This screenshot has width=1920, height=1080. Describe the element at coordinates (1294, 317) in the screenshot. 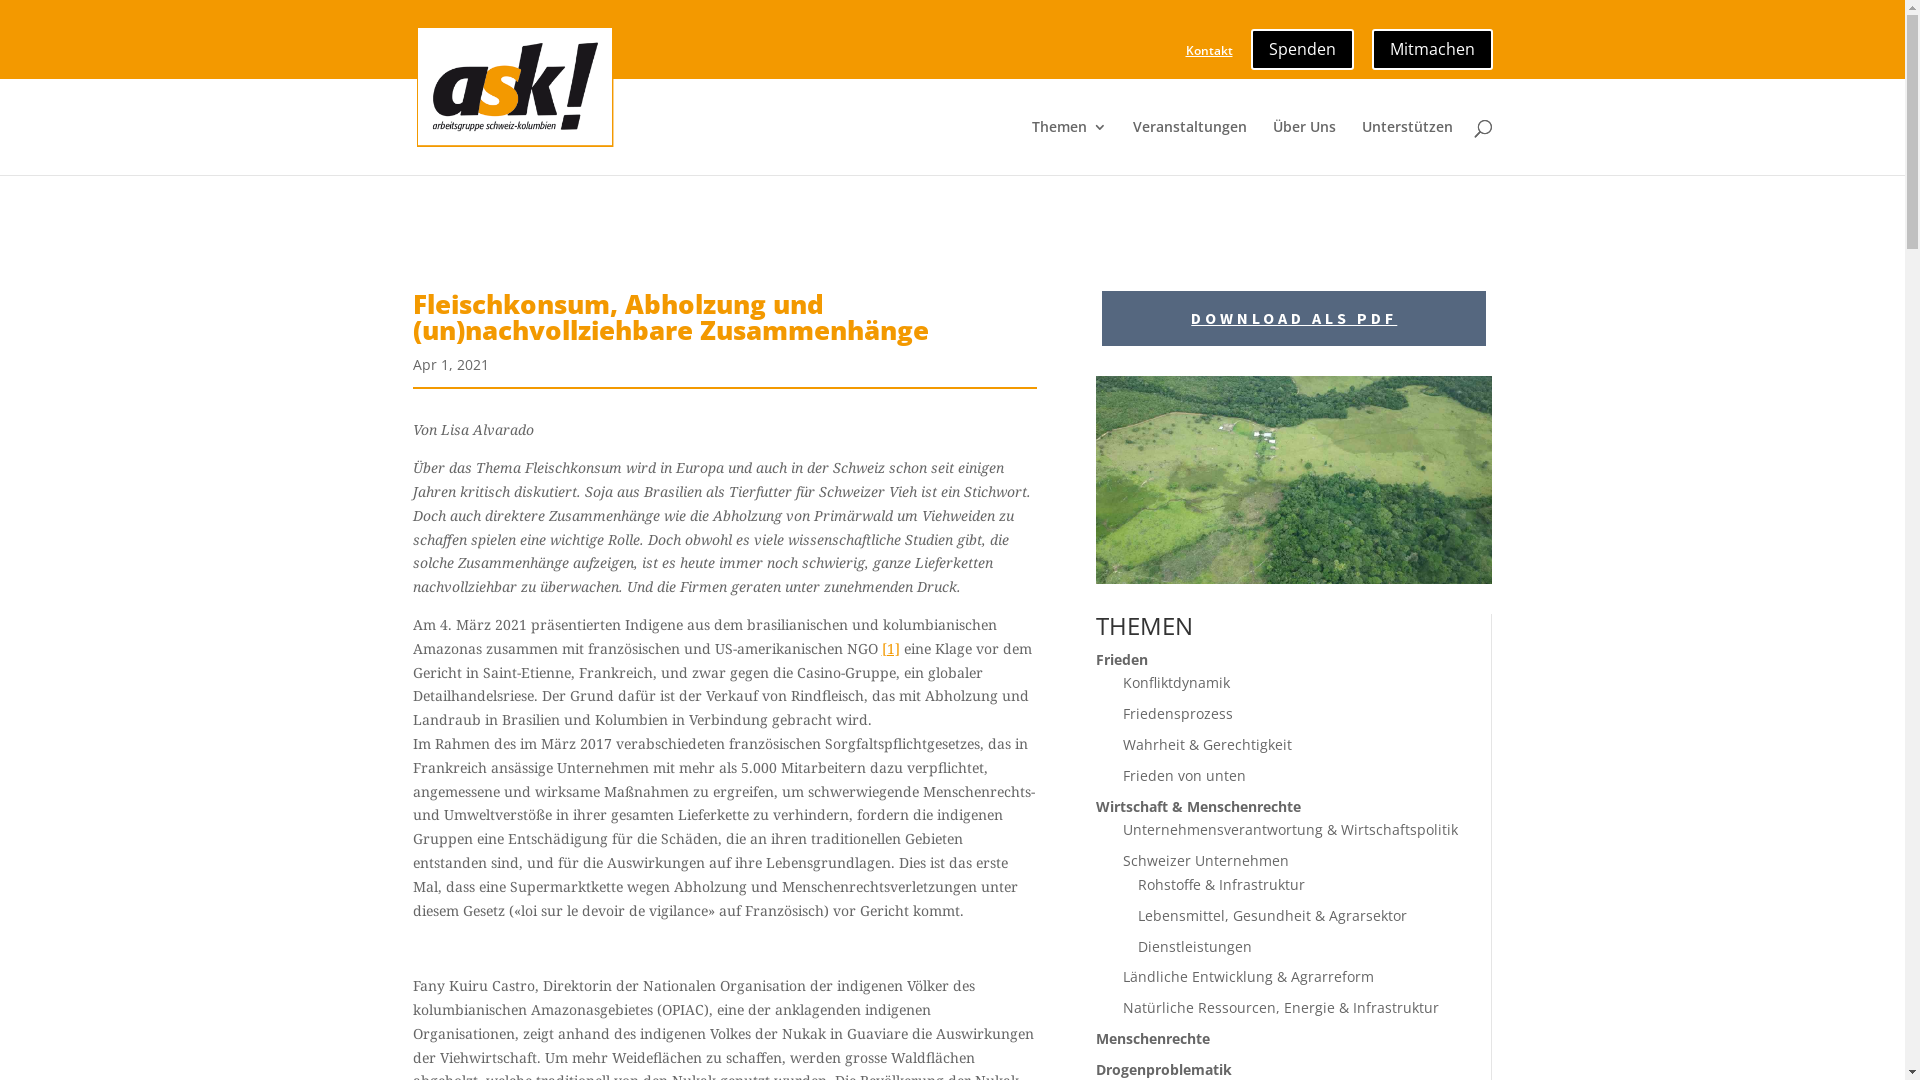

I see `'DOWNLOAD ALS PDF'` at that location.